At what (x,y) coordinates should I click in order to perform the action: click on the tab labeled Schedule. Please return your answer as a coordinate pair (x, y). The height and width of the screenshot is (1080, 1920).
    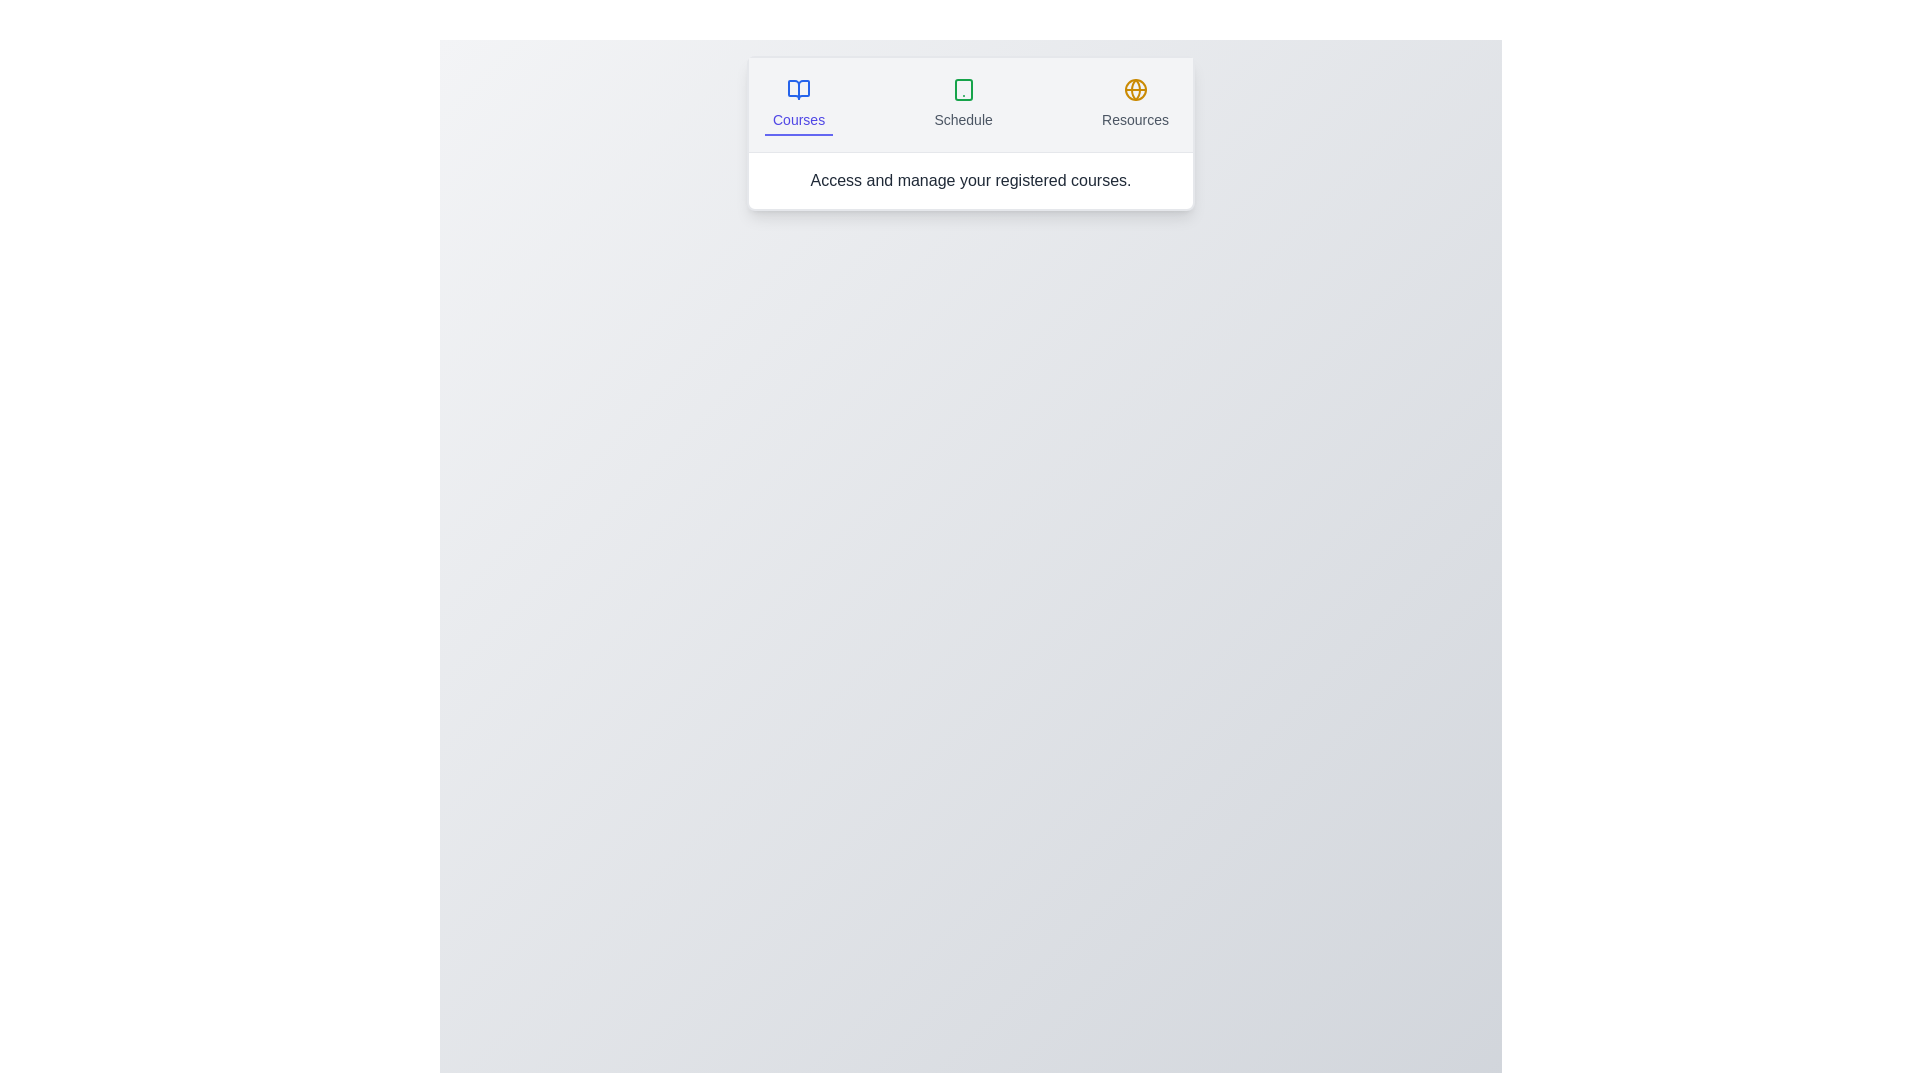
    Looking at the image, I should click on (963, 104).